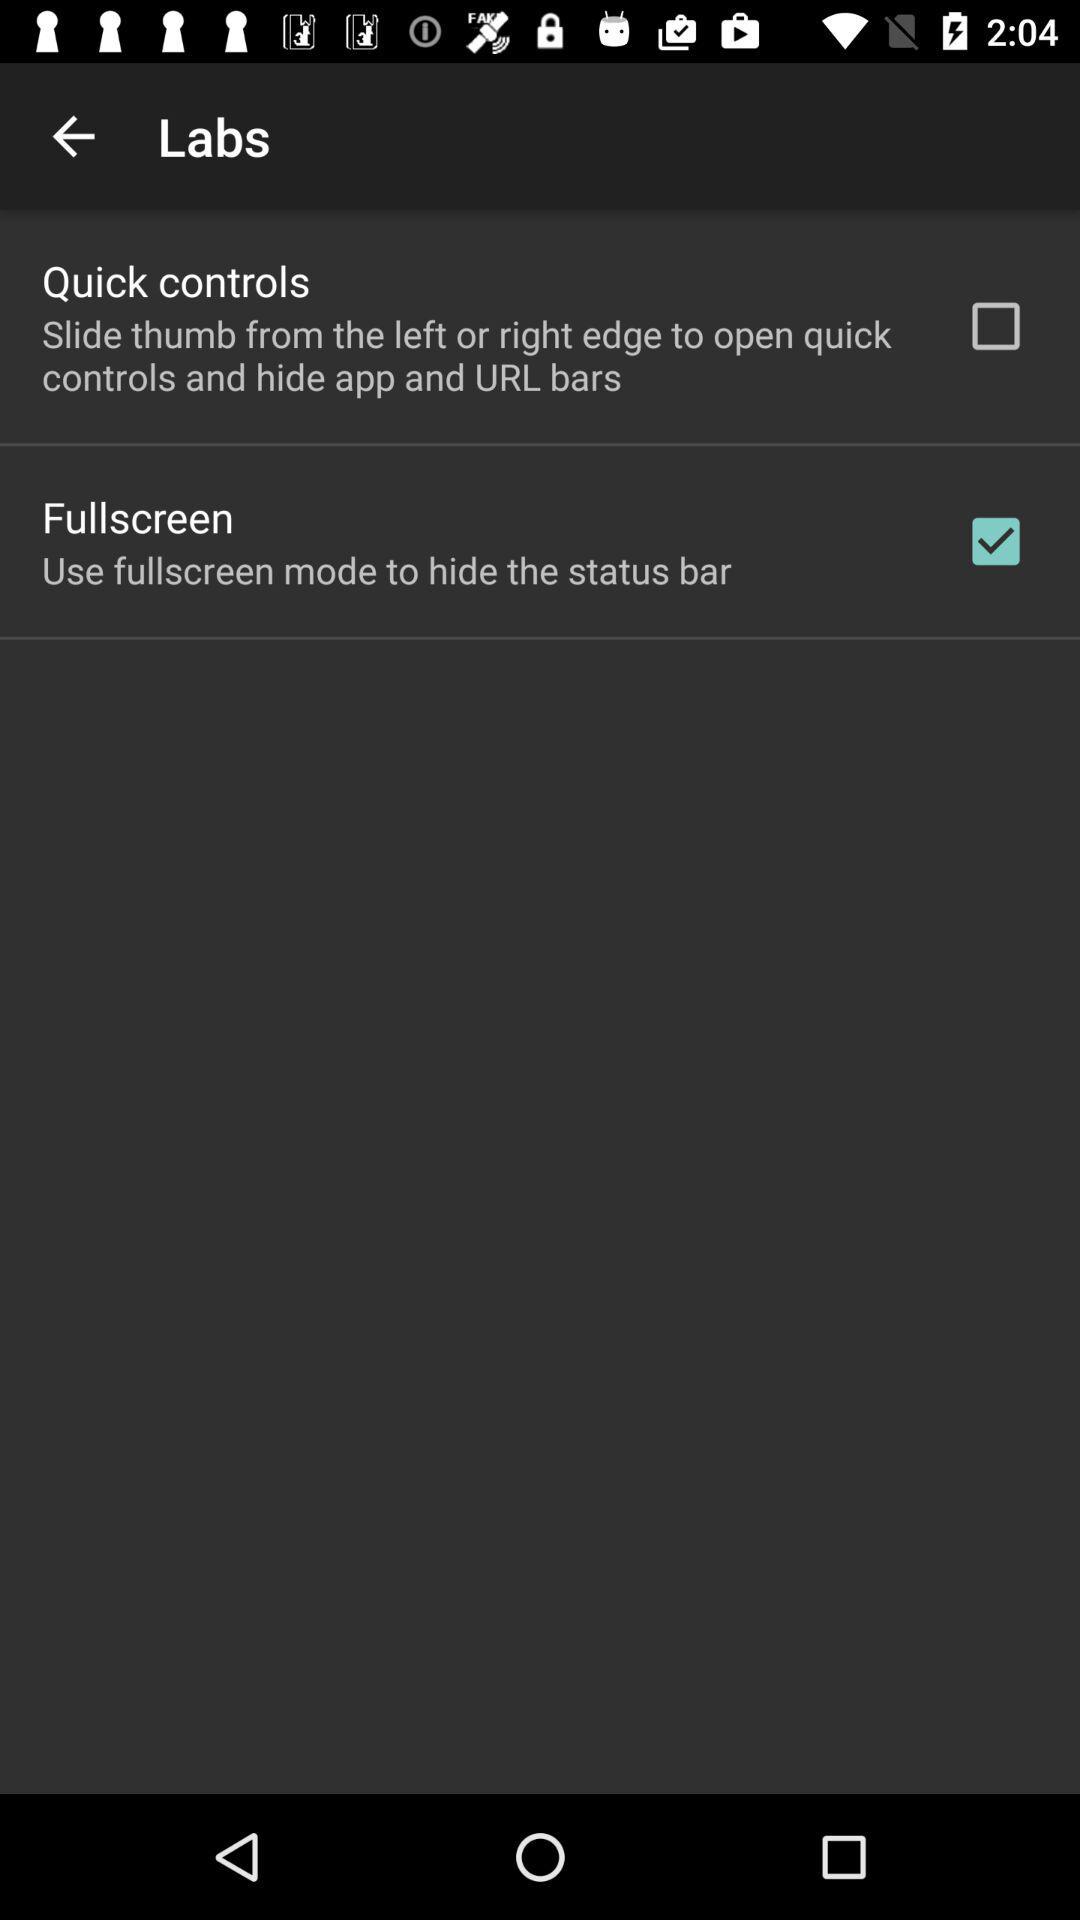 This screenshot has height=1920, width=1080. What do you see at coordinates (72, 135) in the screenshot?
I see `the item next to labs app` at bounding box center [72, 135].